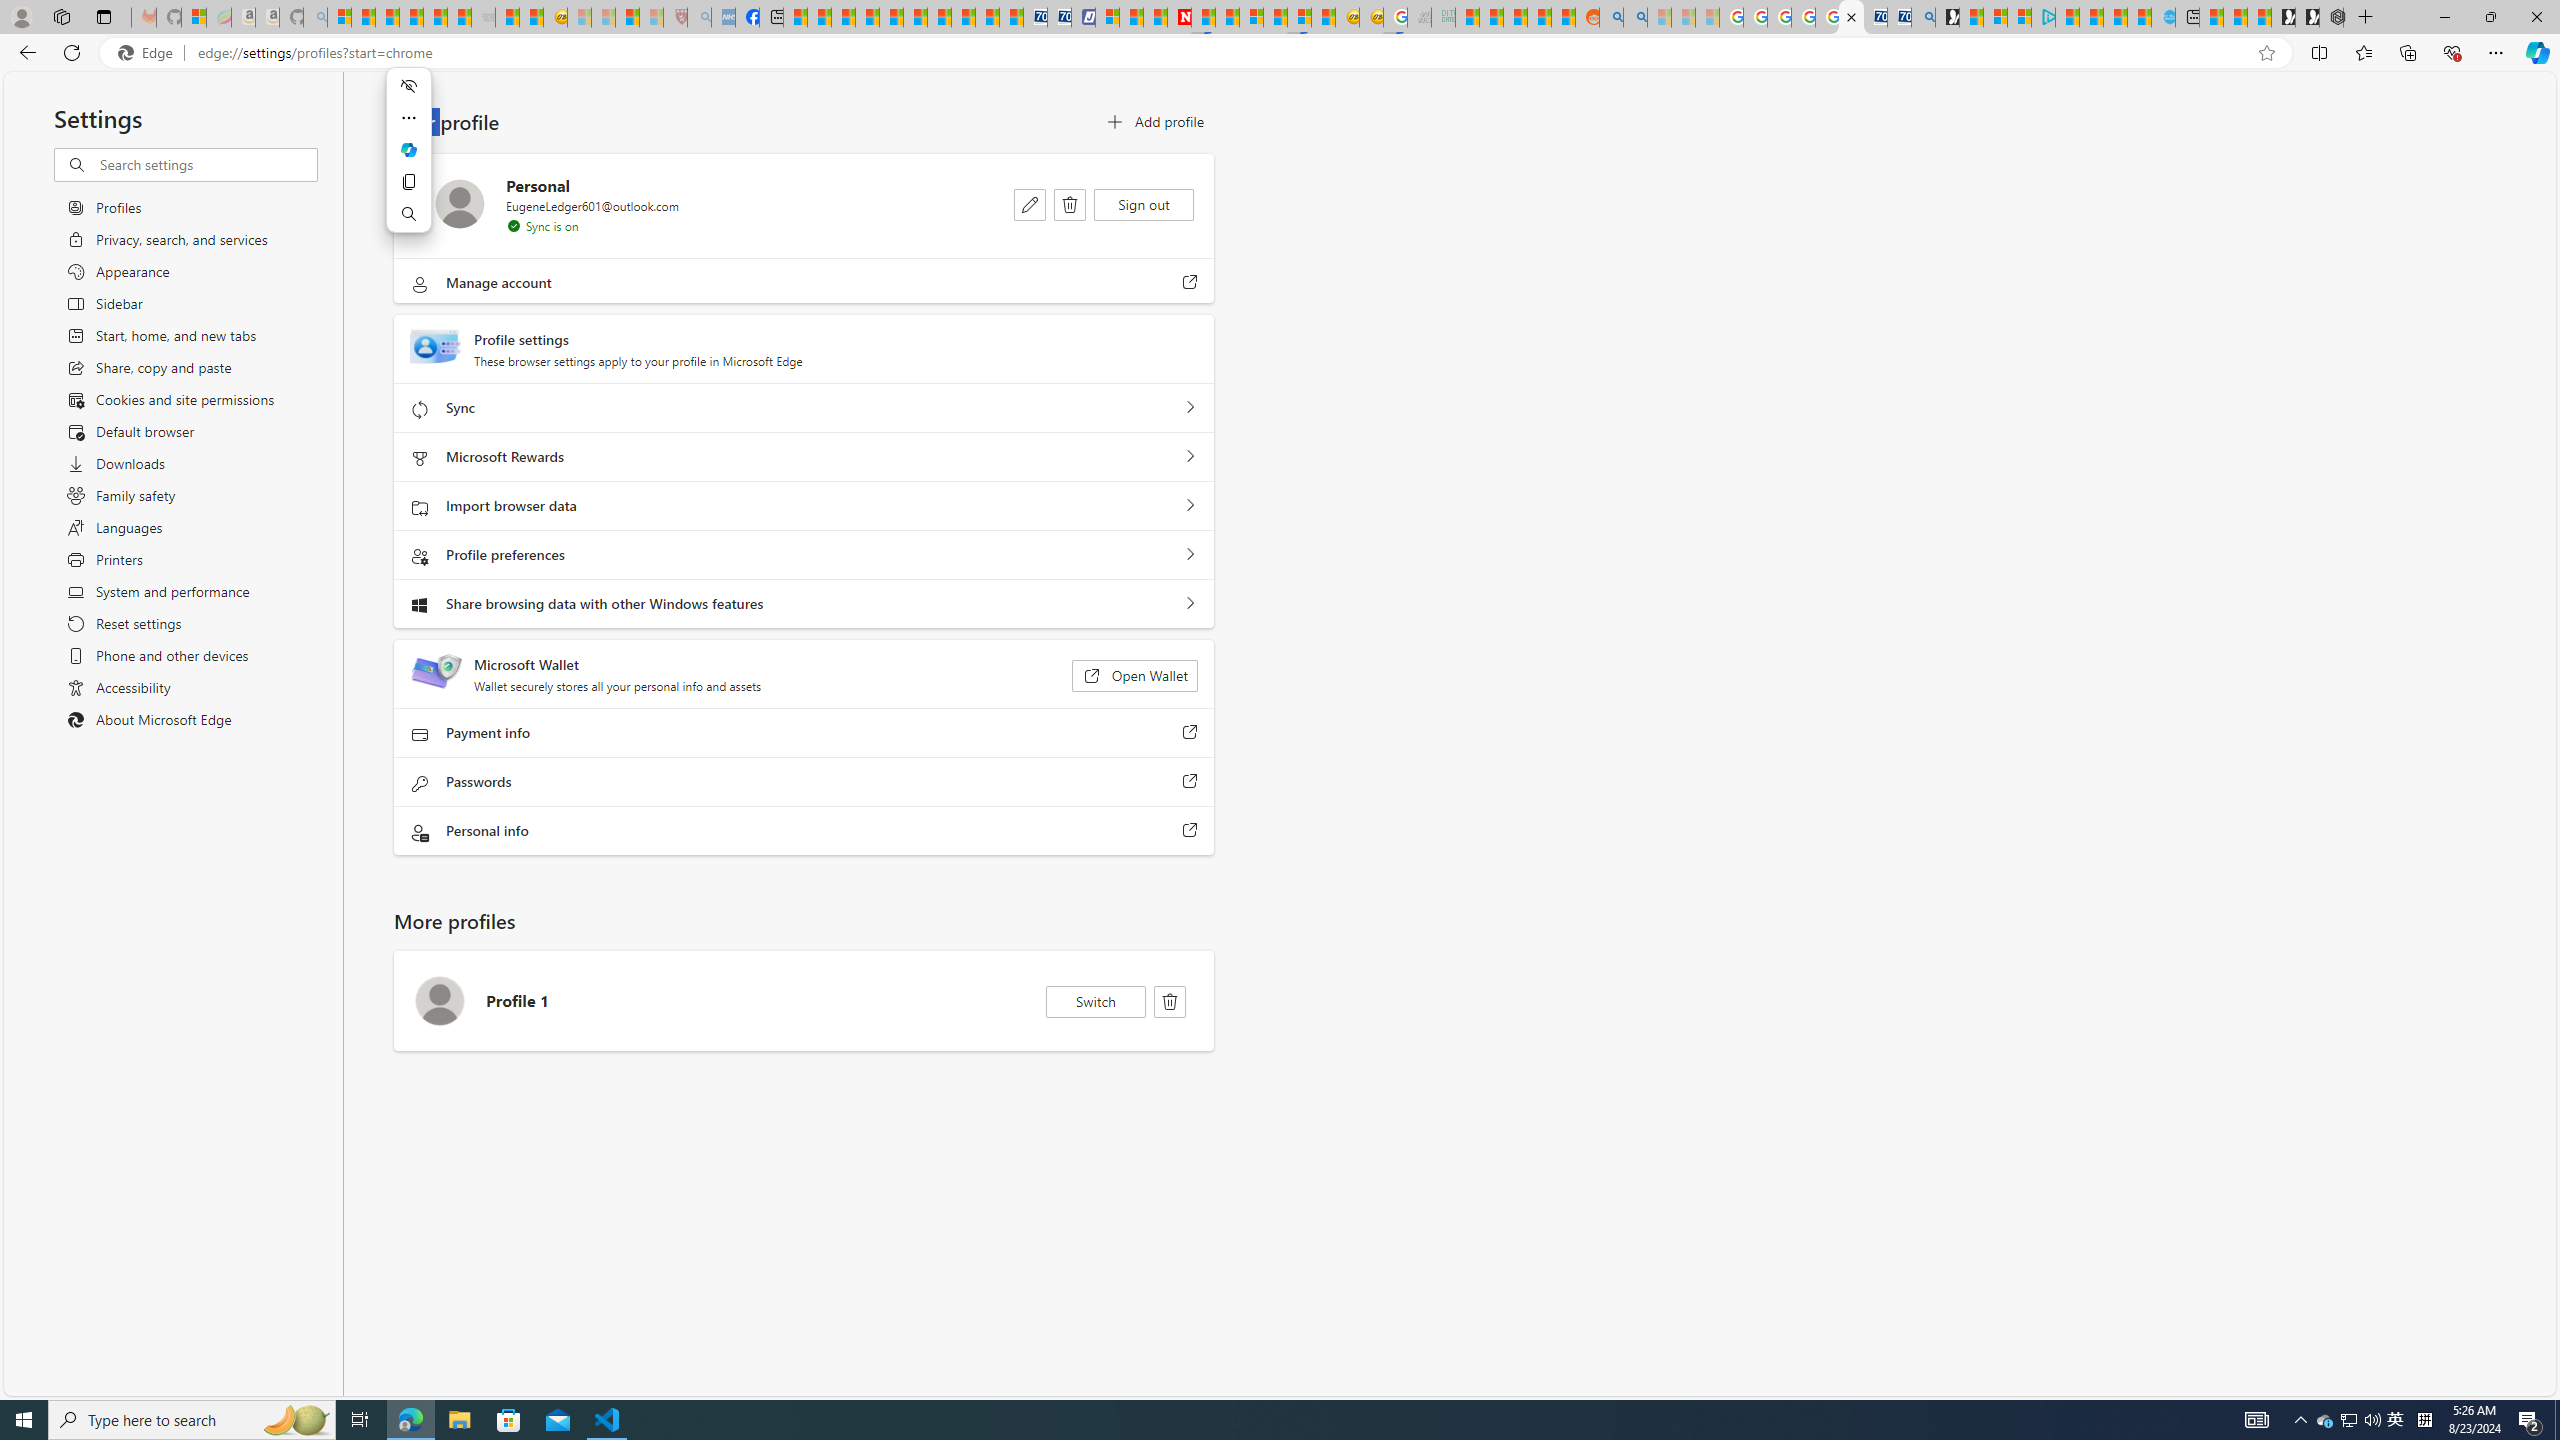 The image size is (2560, 1440). What do you see at coordinates (386, 16) in the screenshot?
I see `'The Weather Channel - MSN'` at bounding box center [386, 16].